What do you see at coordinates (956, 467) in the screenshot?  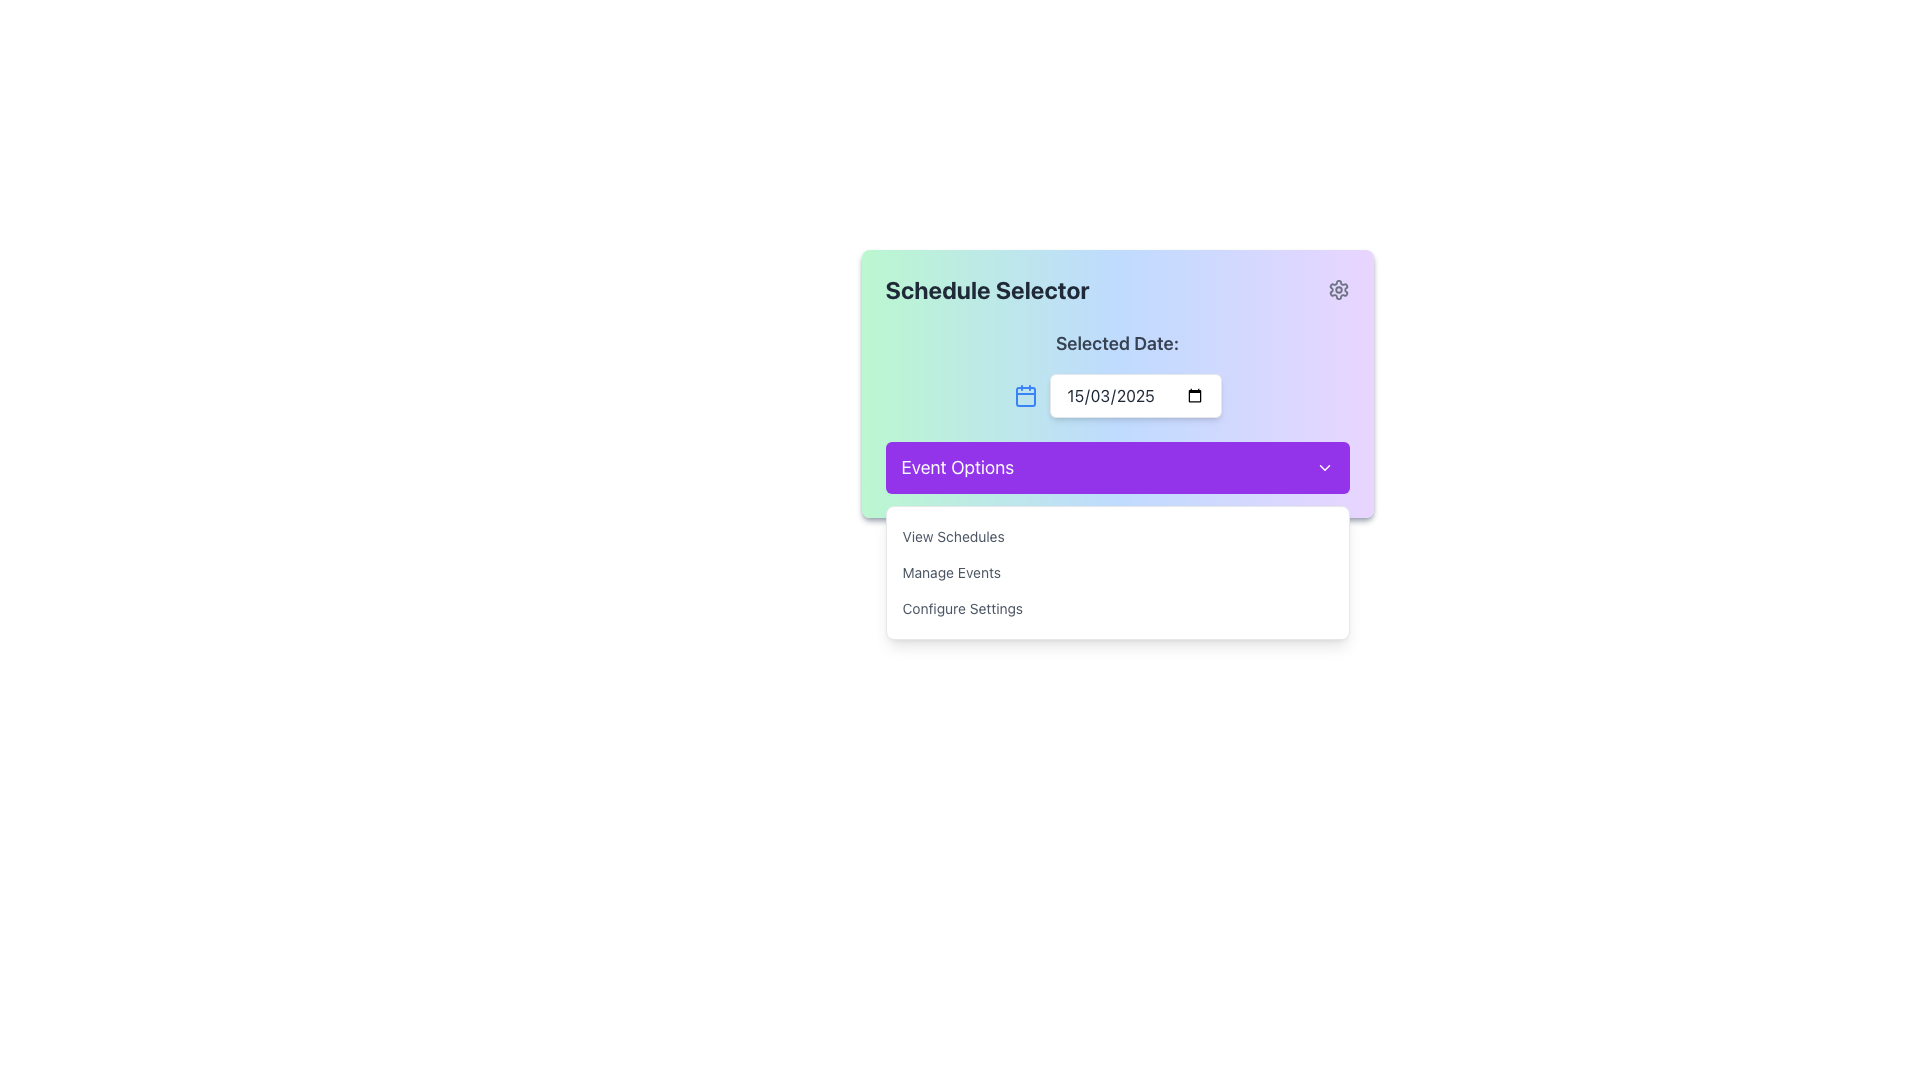 I see `the 'Event Options' text label displayed in white on a vivid purple rectangular background, located in the bottom-left corner of the purple button bar under the 'Schedule Selector' section` at bounding box center [956, 467].